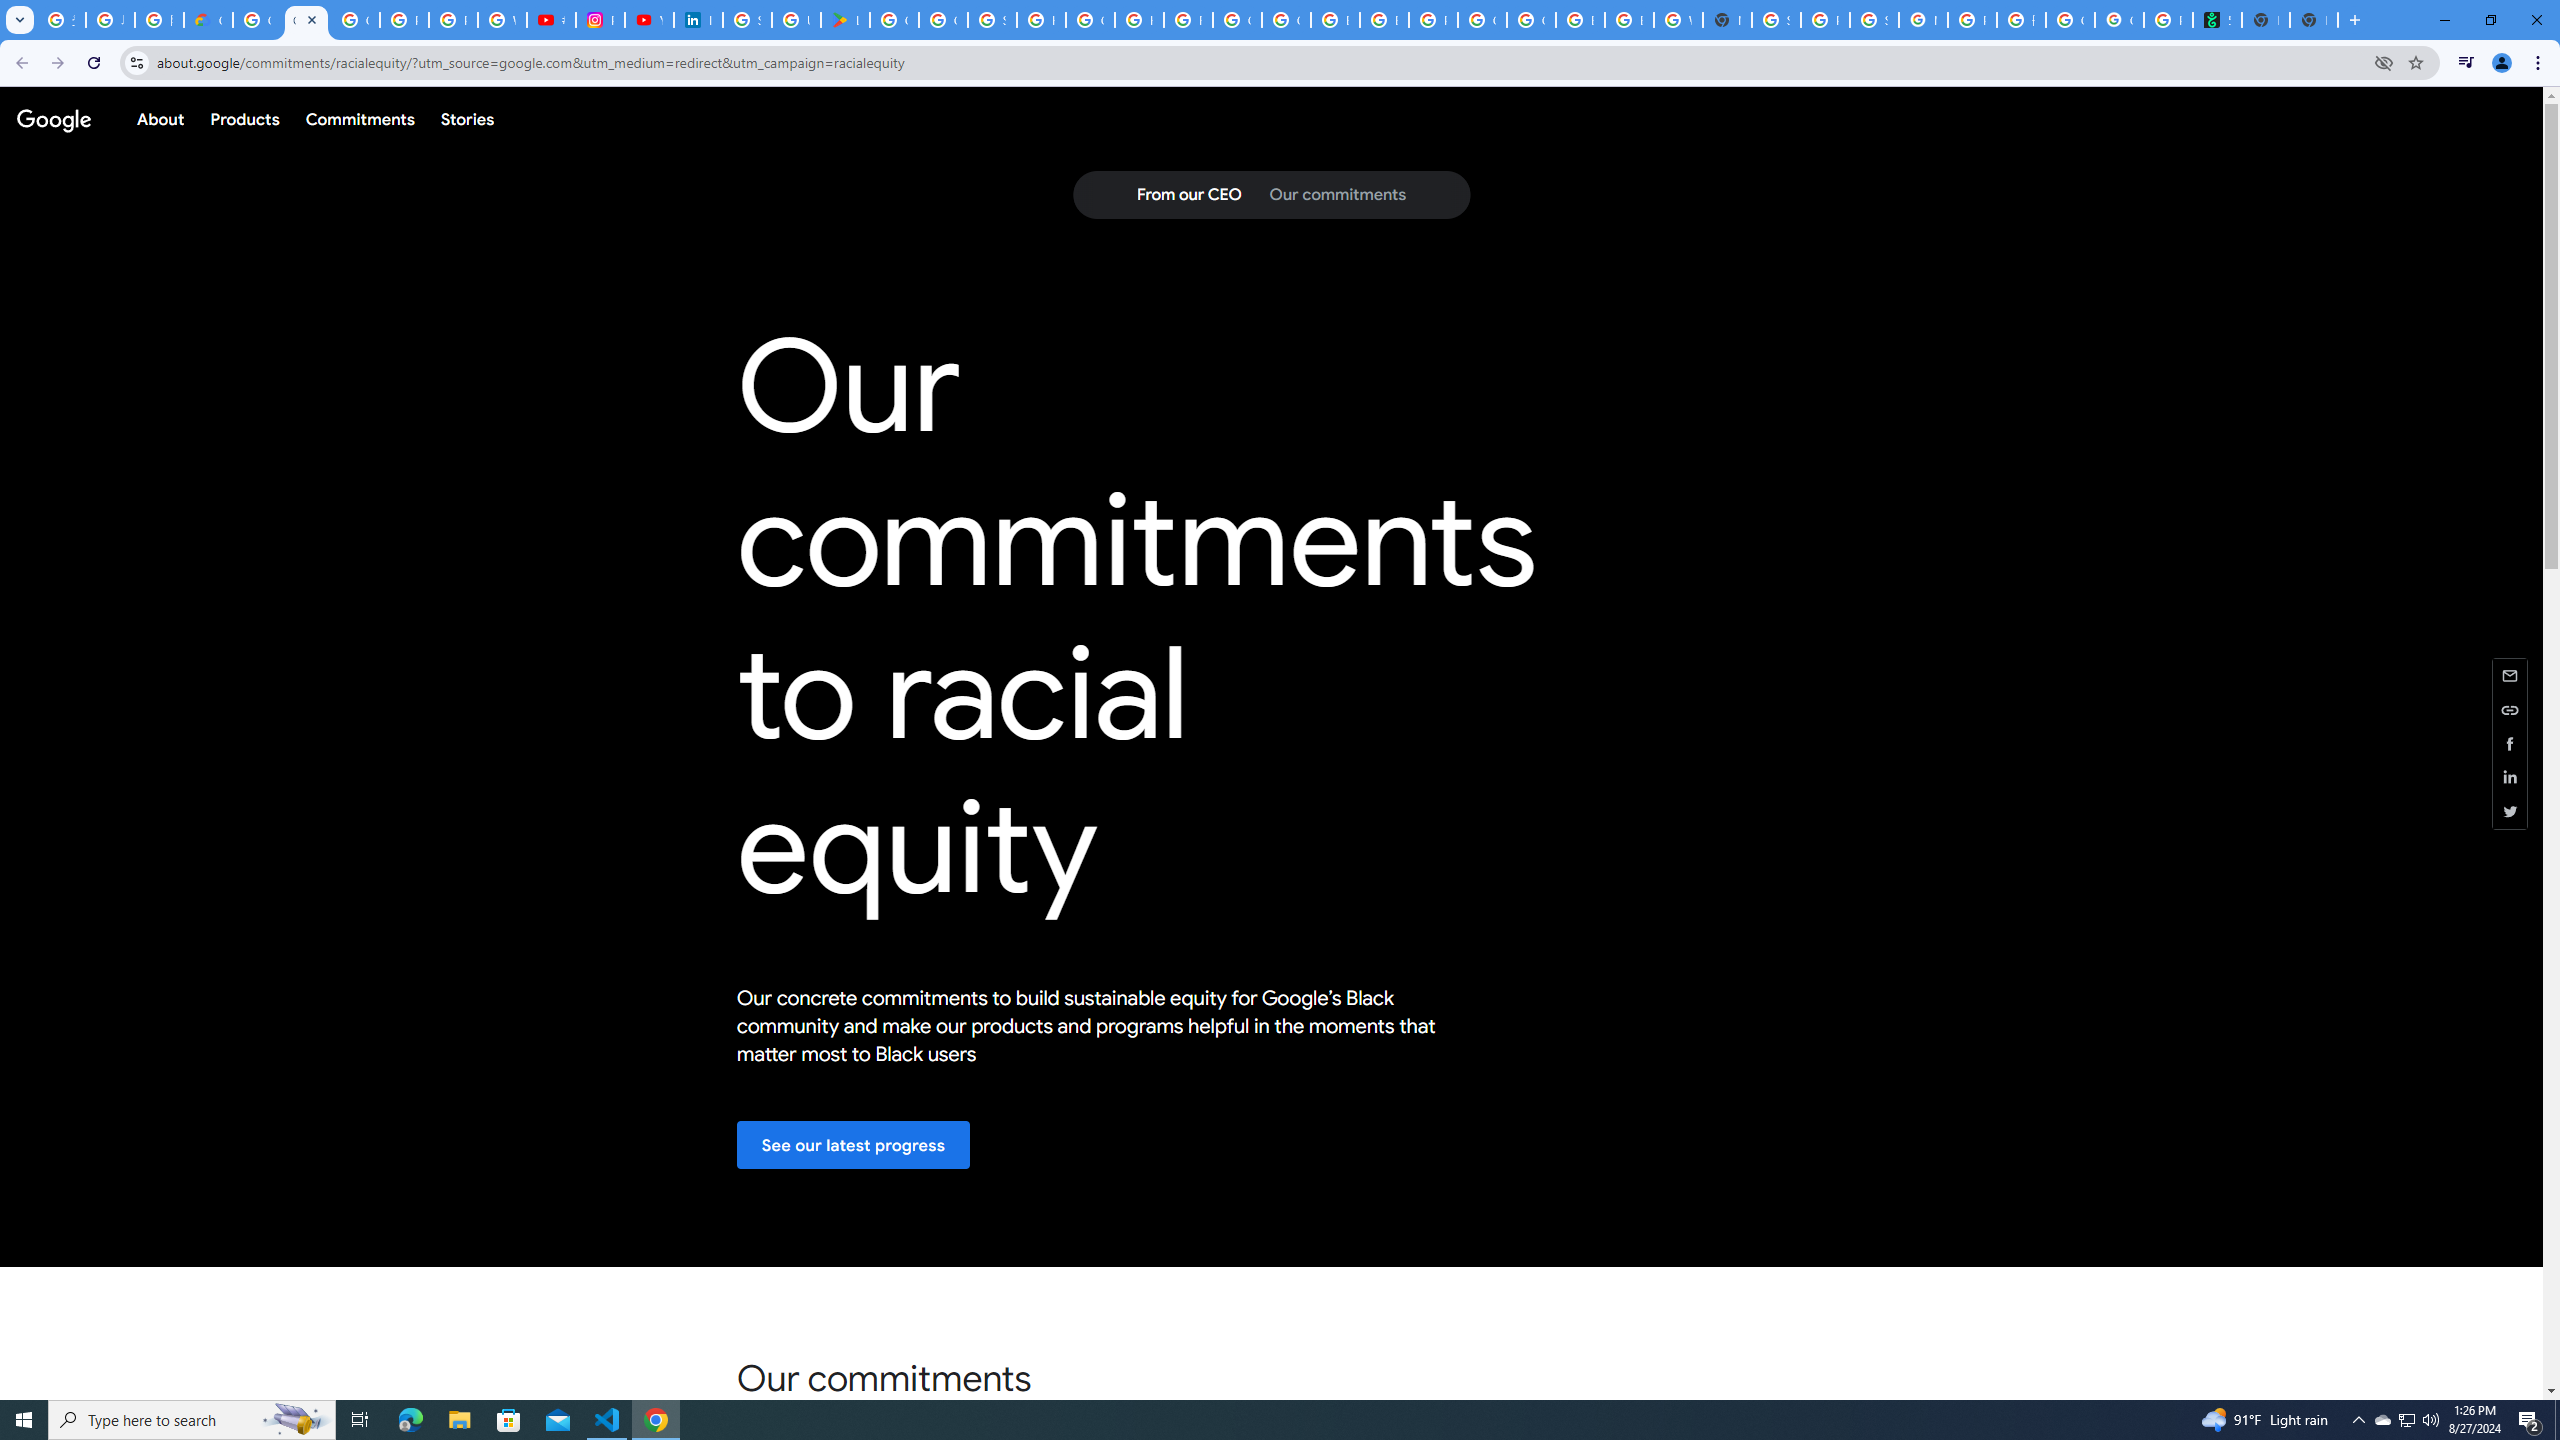 Image resolution: width=2560 pixels, height=1440 pixels. Describe the element at coordinates (2384, 61) in the screenshot. I see `'Third-party cookies blocked'` at that location.